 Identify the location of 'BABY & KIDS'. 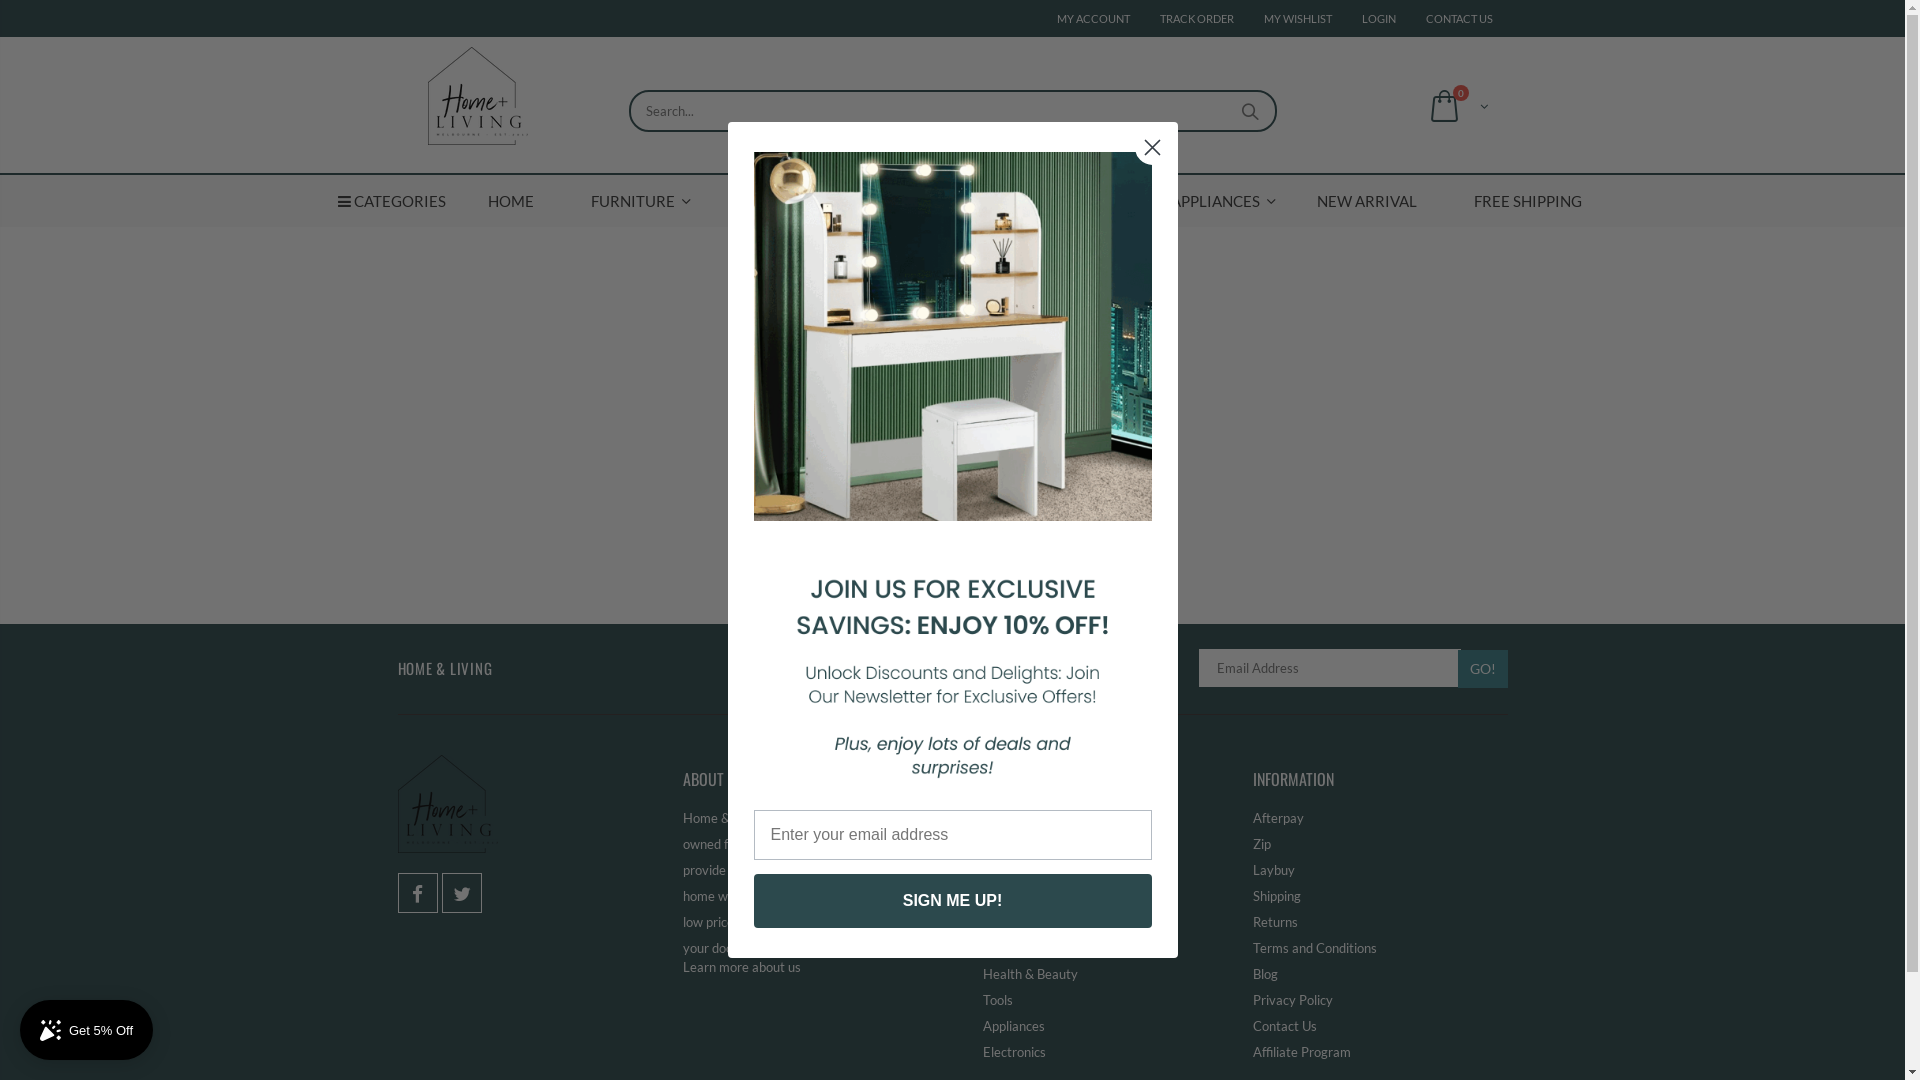
(776, 200).